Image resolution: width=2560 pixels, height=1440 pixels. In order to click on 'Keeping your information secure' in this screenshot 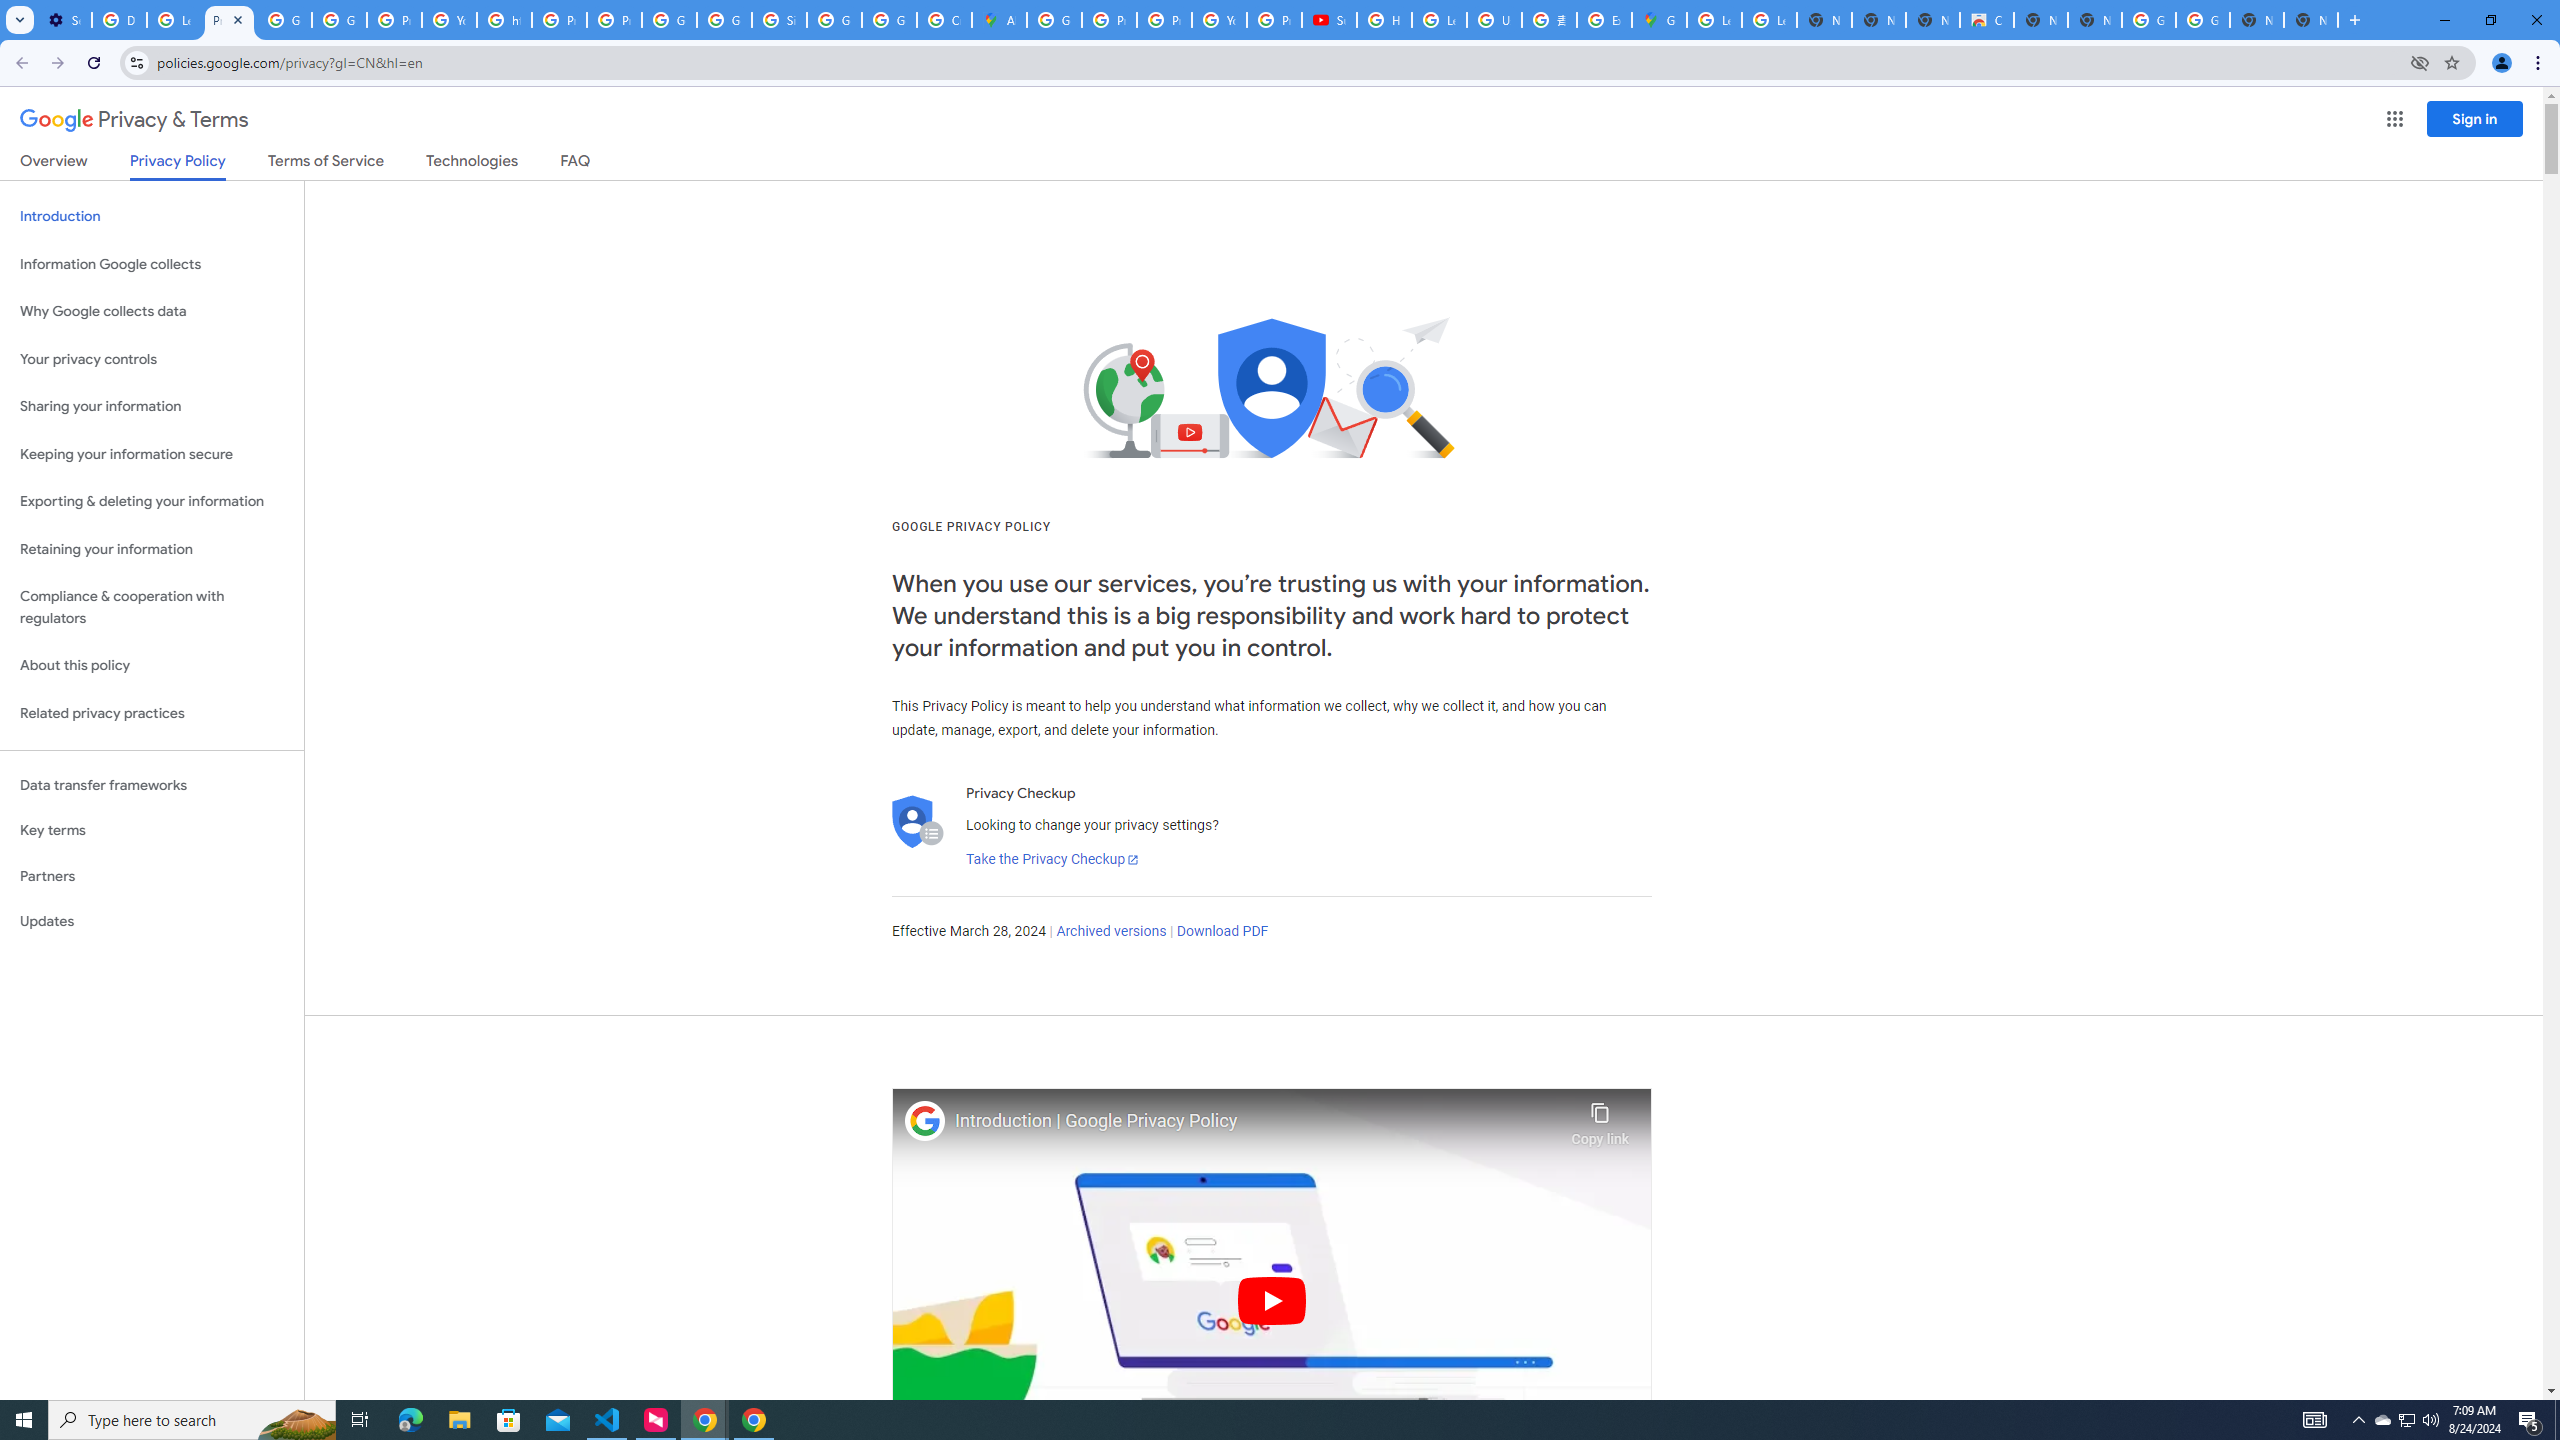, I will do `click(151, 455)`.